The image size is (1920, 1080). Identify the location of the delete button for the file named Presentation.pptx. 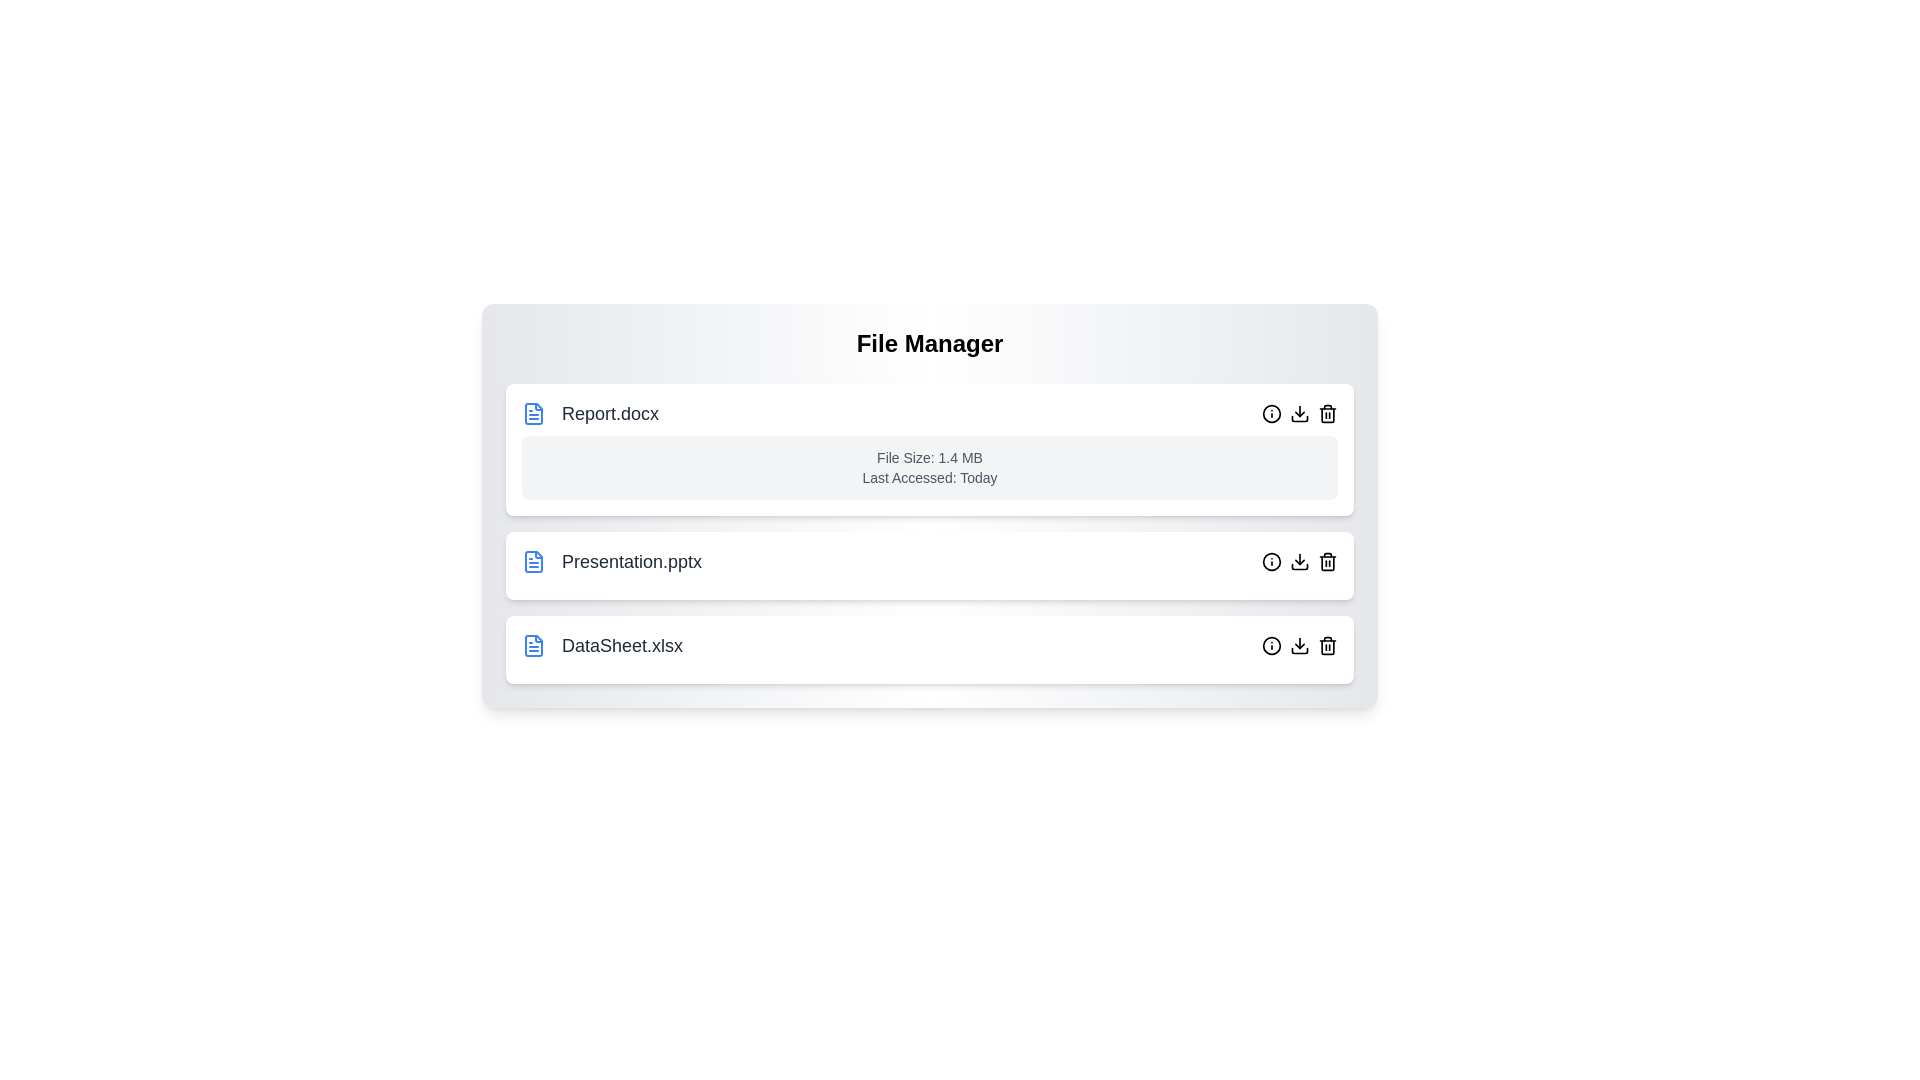
(1328, 562).